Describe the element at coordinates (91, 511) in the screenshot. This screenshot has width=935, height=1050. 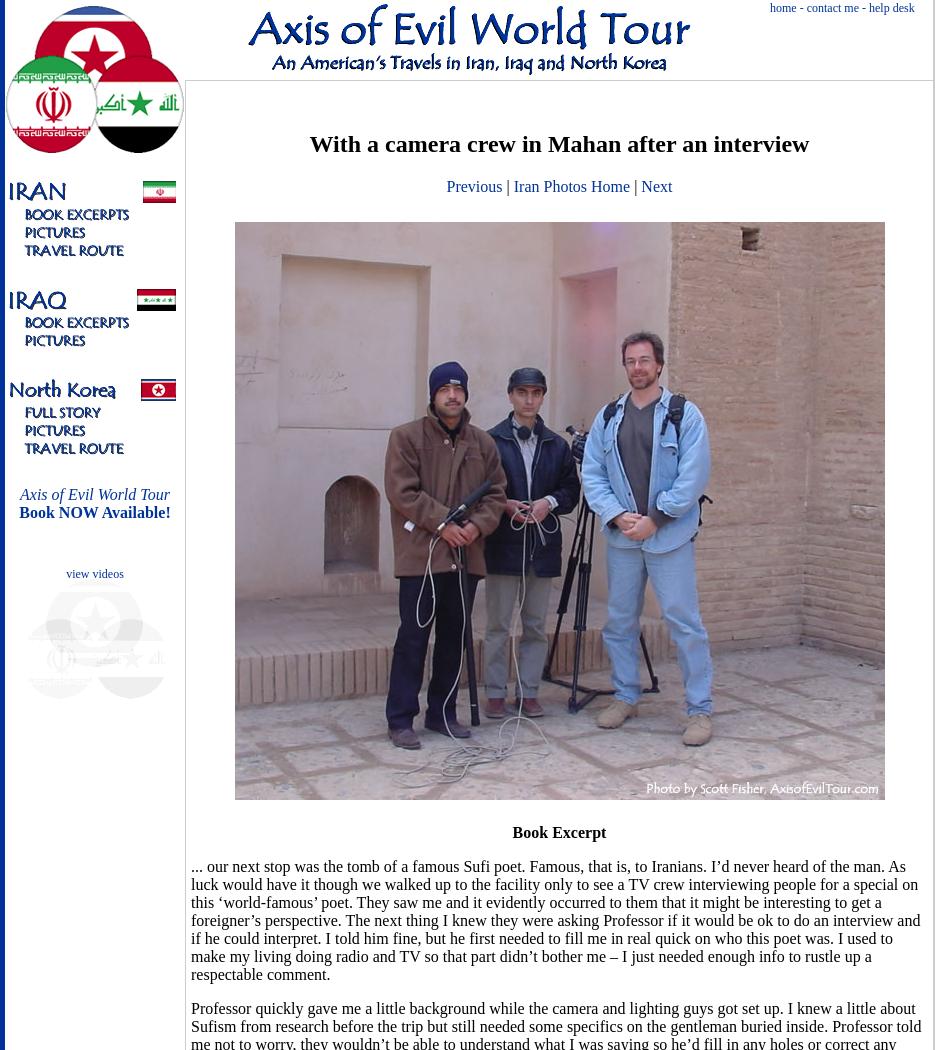
I see `'Book NOW Available'` at that location.